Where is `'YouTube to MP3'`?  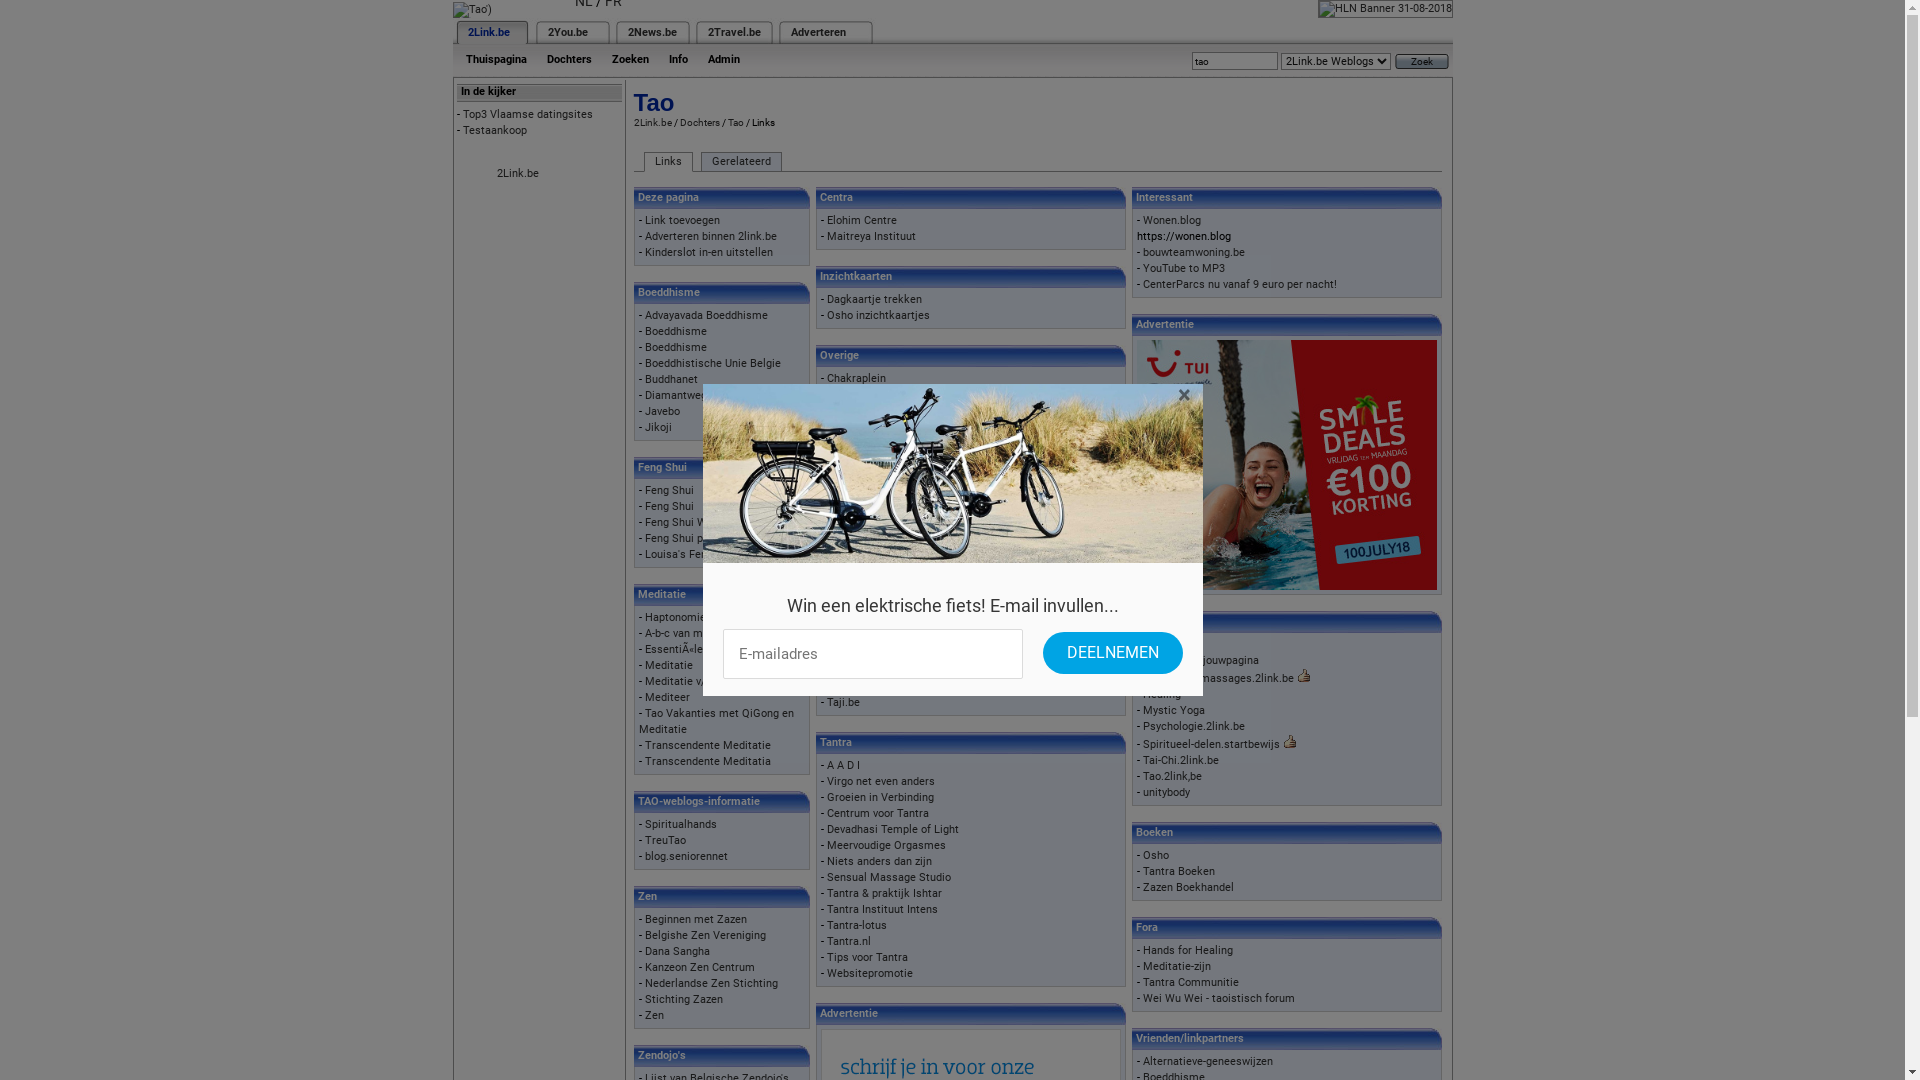 'YouTube to MP3' is located at coordinates (1182, 267).